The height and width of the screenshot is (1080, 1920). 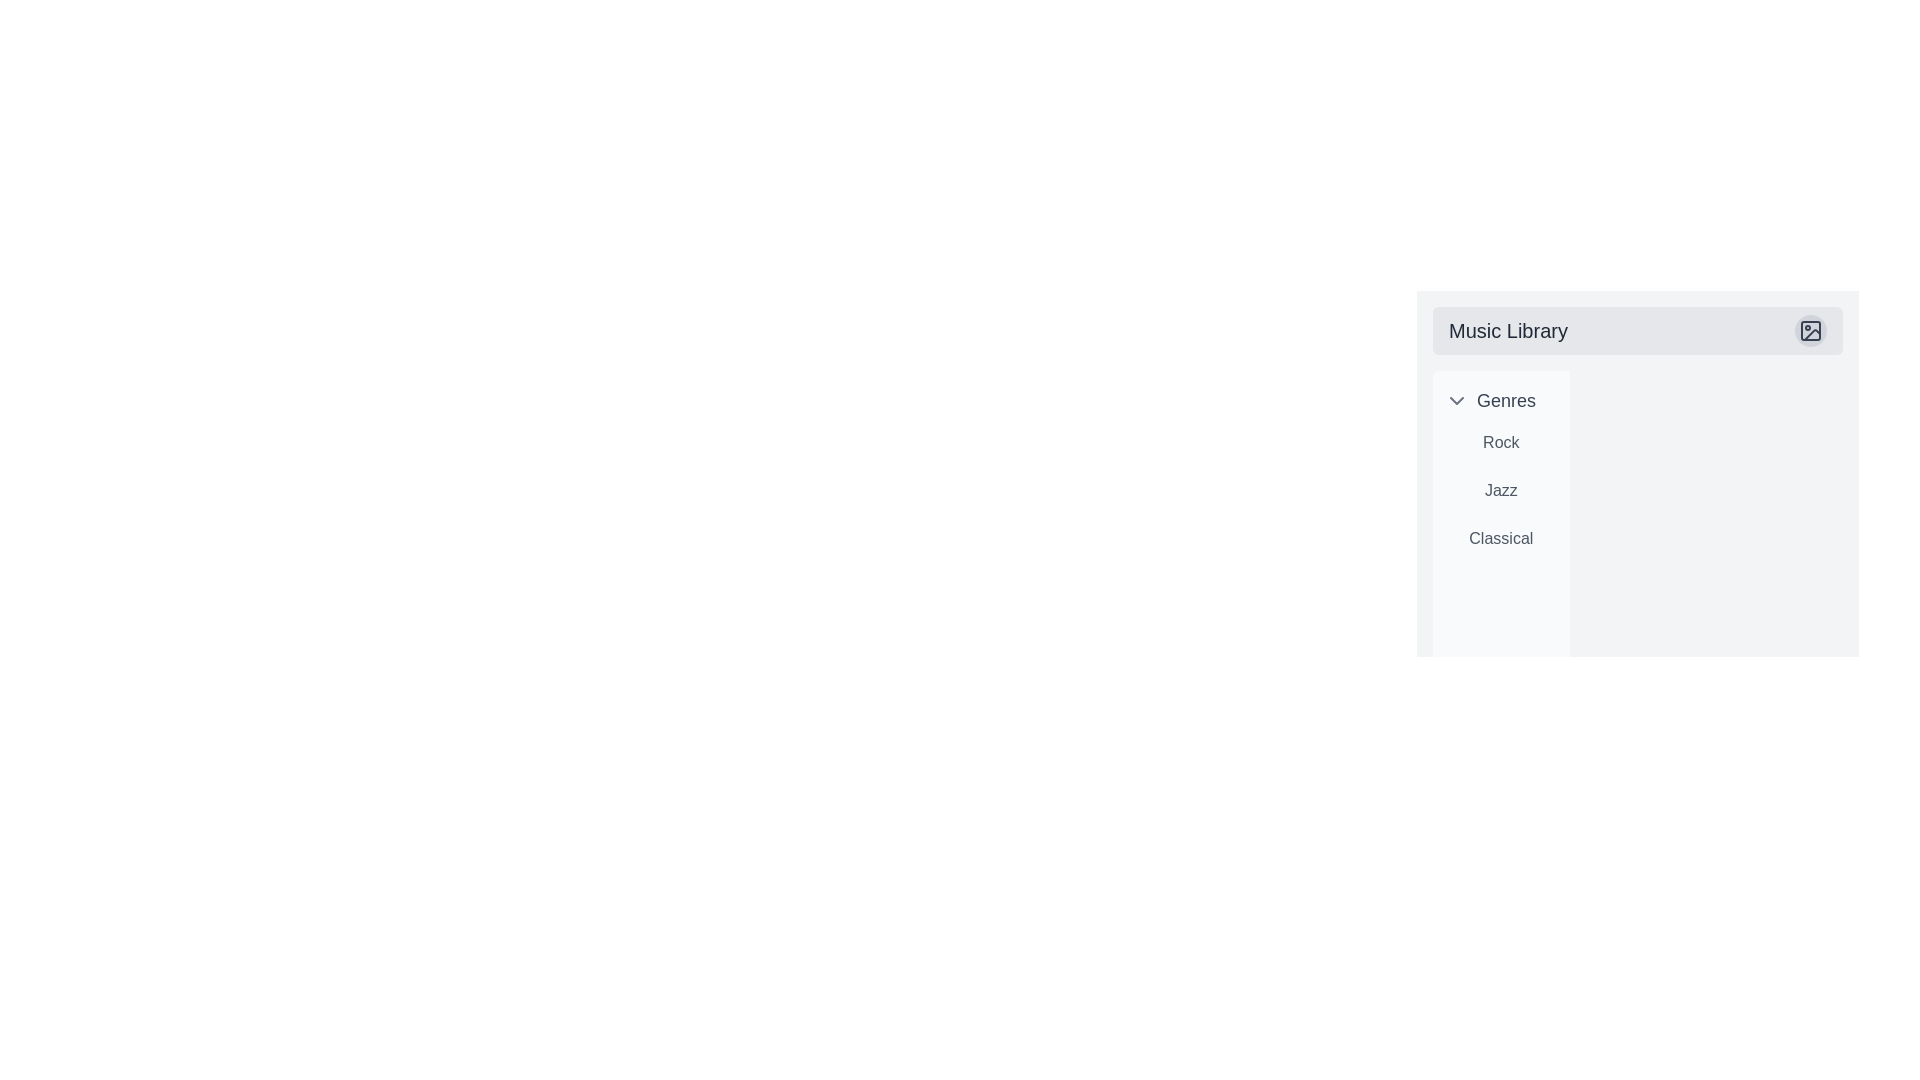 I want to click on the largest rectangular shape with rounded corners that represents a photograph or image placeholder within the SVG icon group in the top-right corner of the 'Music Library' header area, so click(x=1810, y=330).